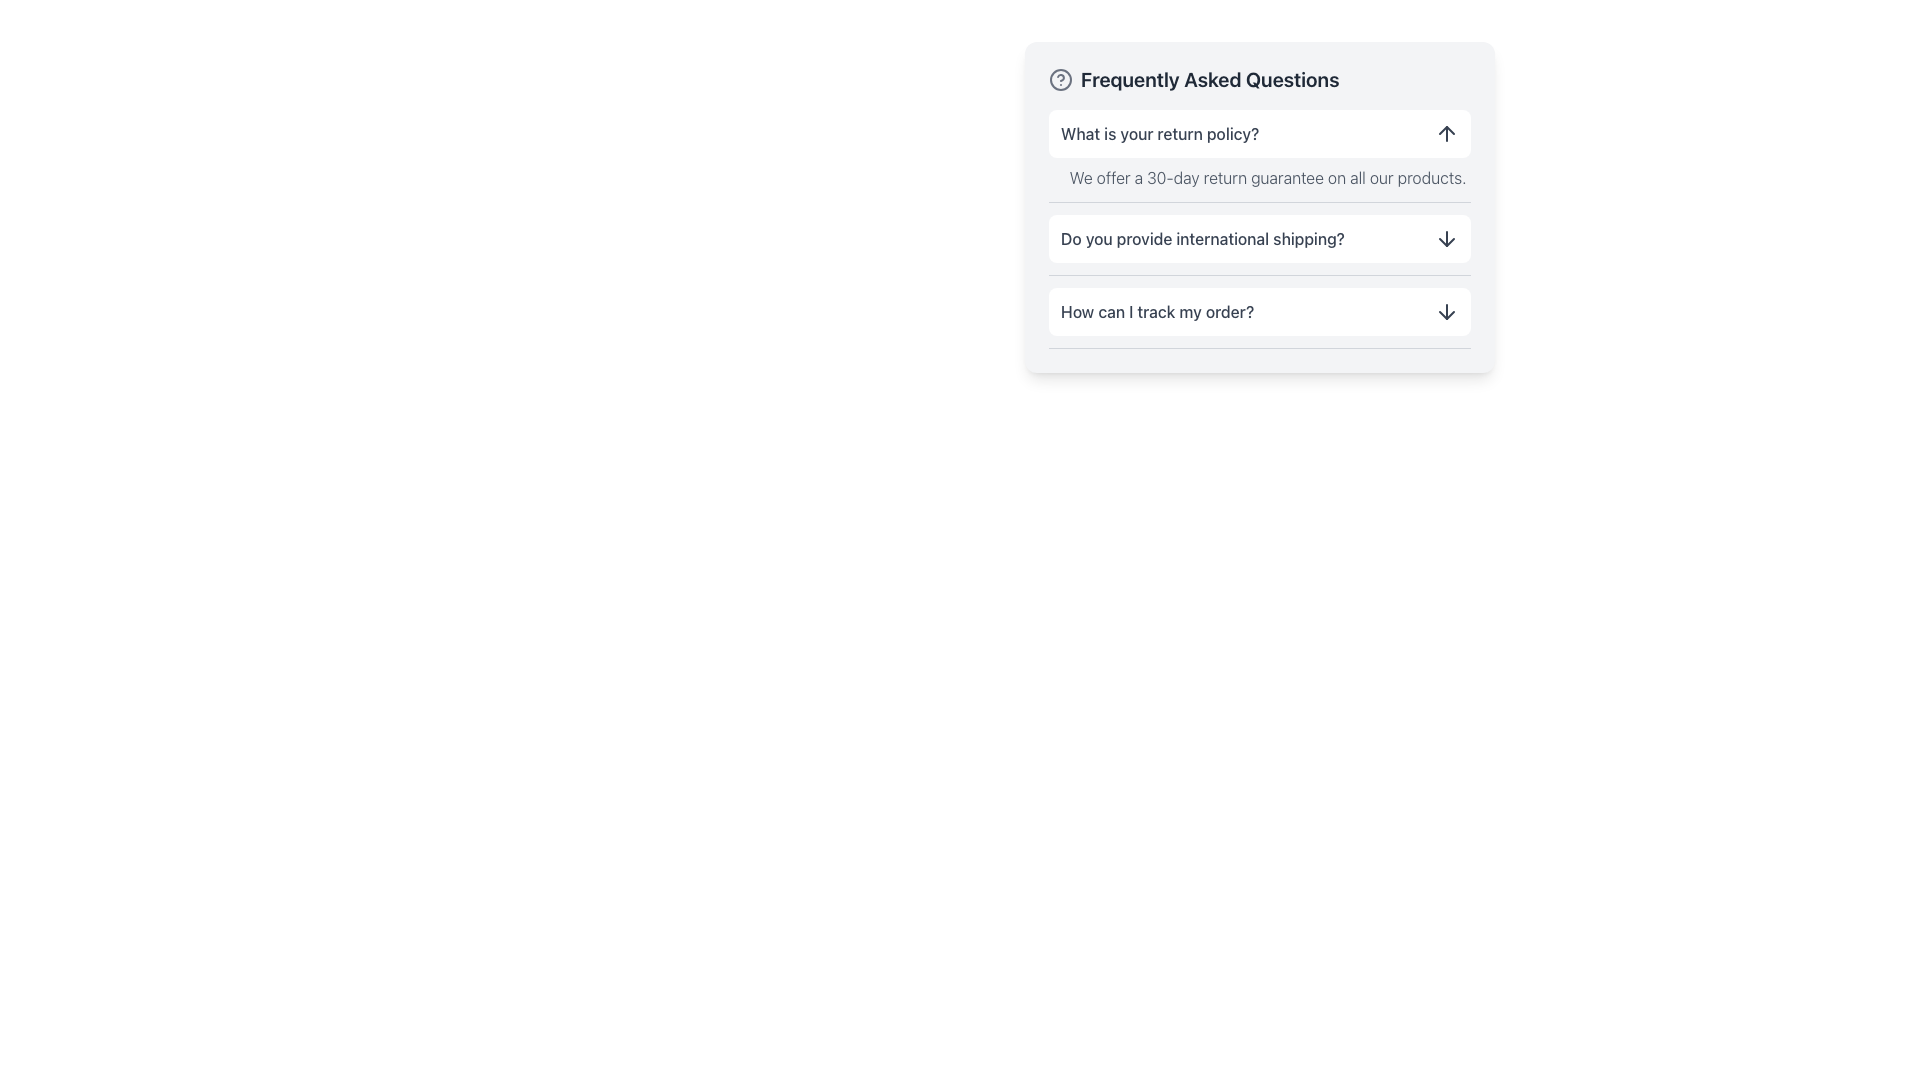 This screenshot has width=1920, height=1080. I want to click on the SVG Circle that is part of the help icon near the 'Frequently Asked Questions' heading, so click(1059, 79).